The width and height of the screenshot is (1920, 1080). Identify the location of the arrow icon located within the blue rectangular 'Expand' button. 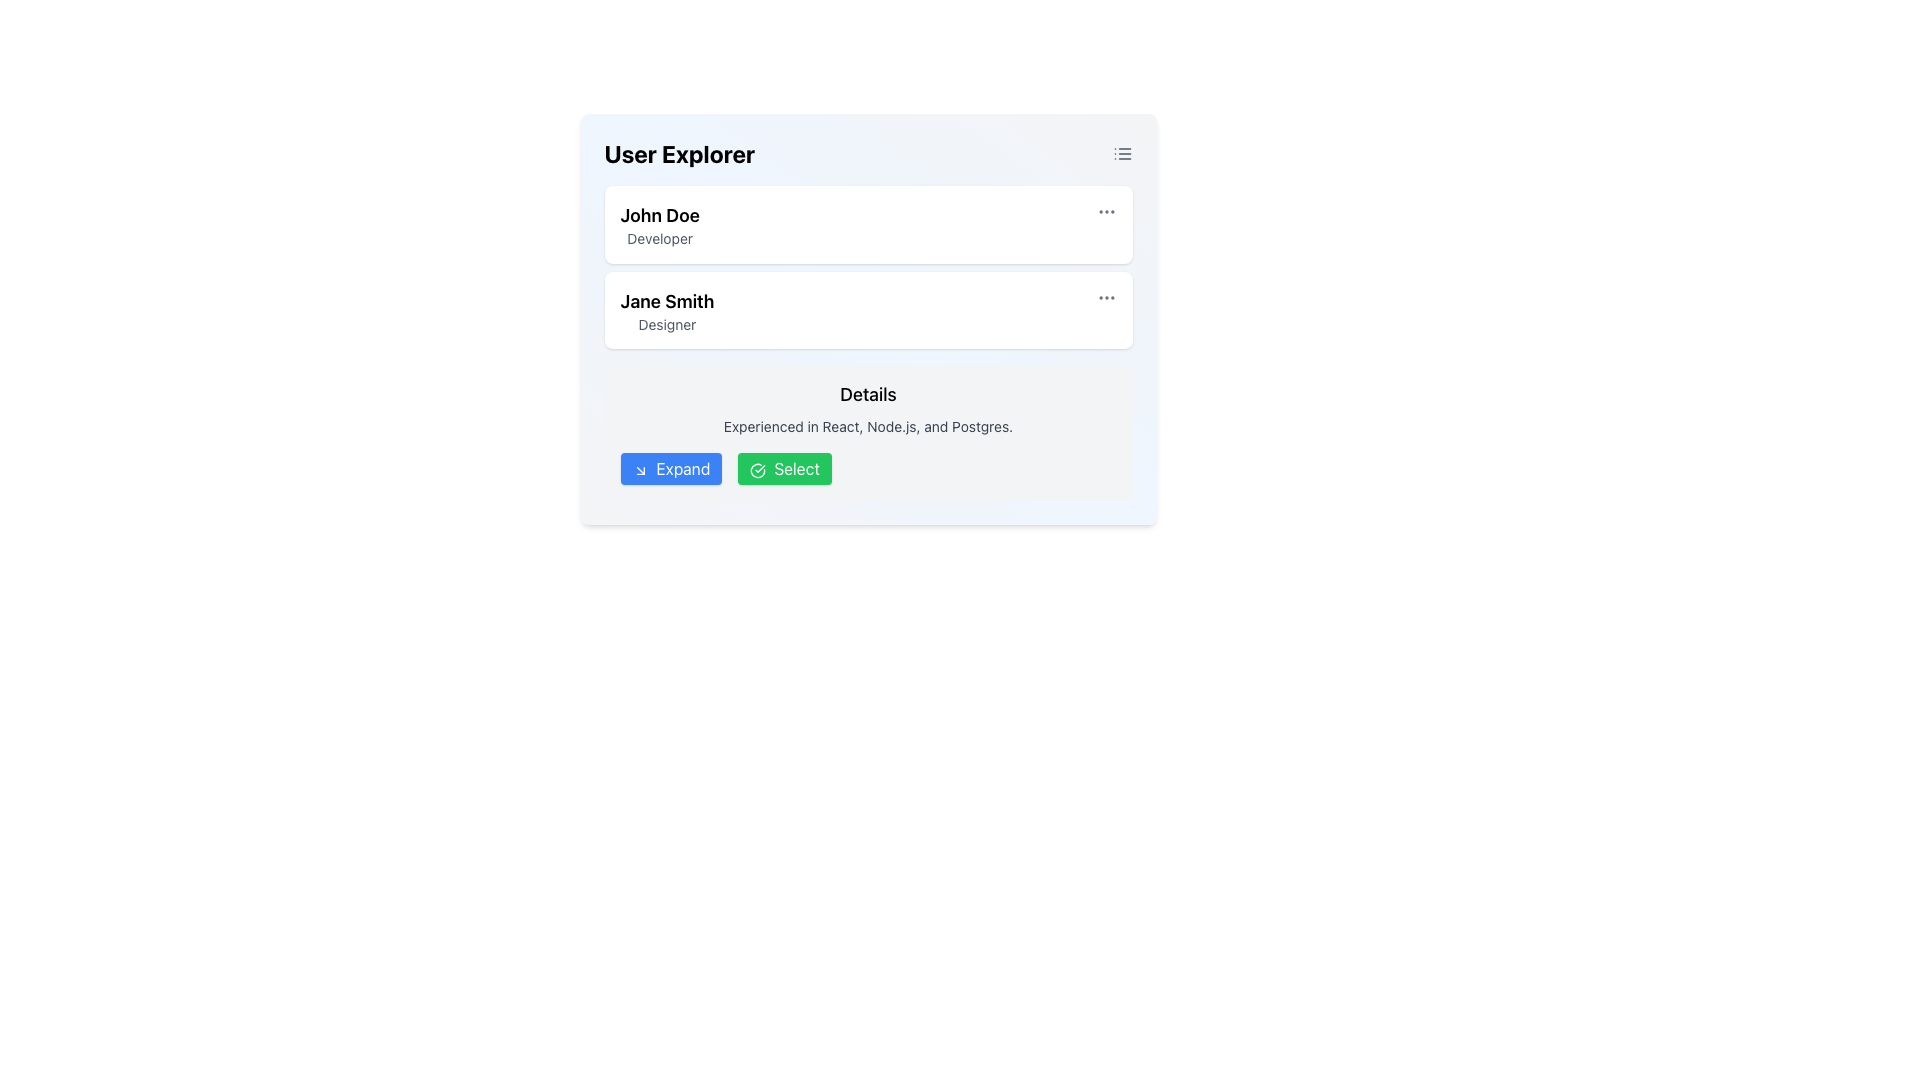
(640, 470).